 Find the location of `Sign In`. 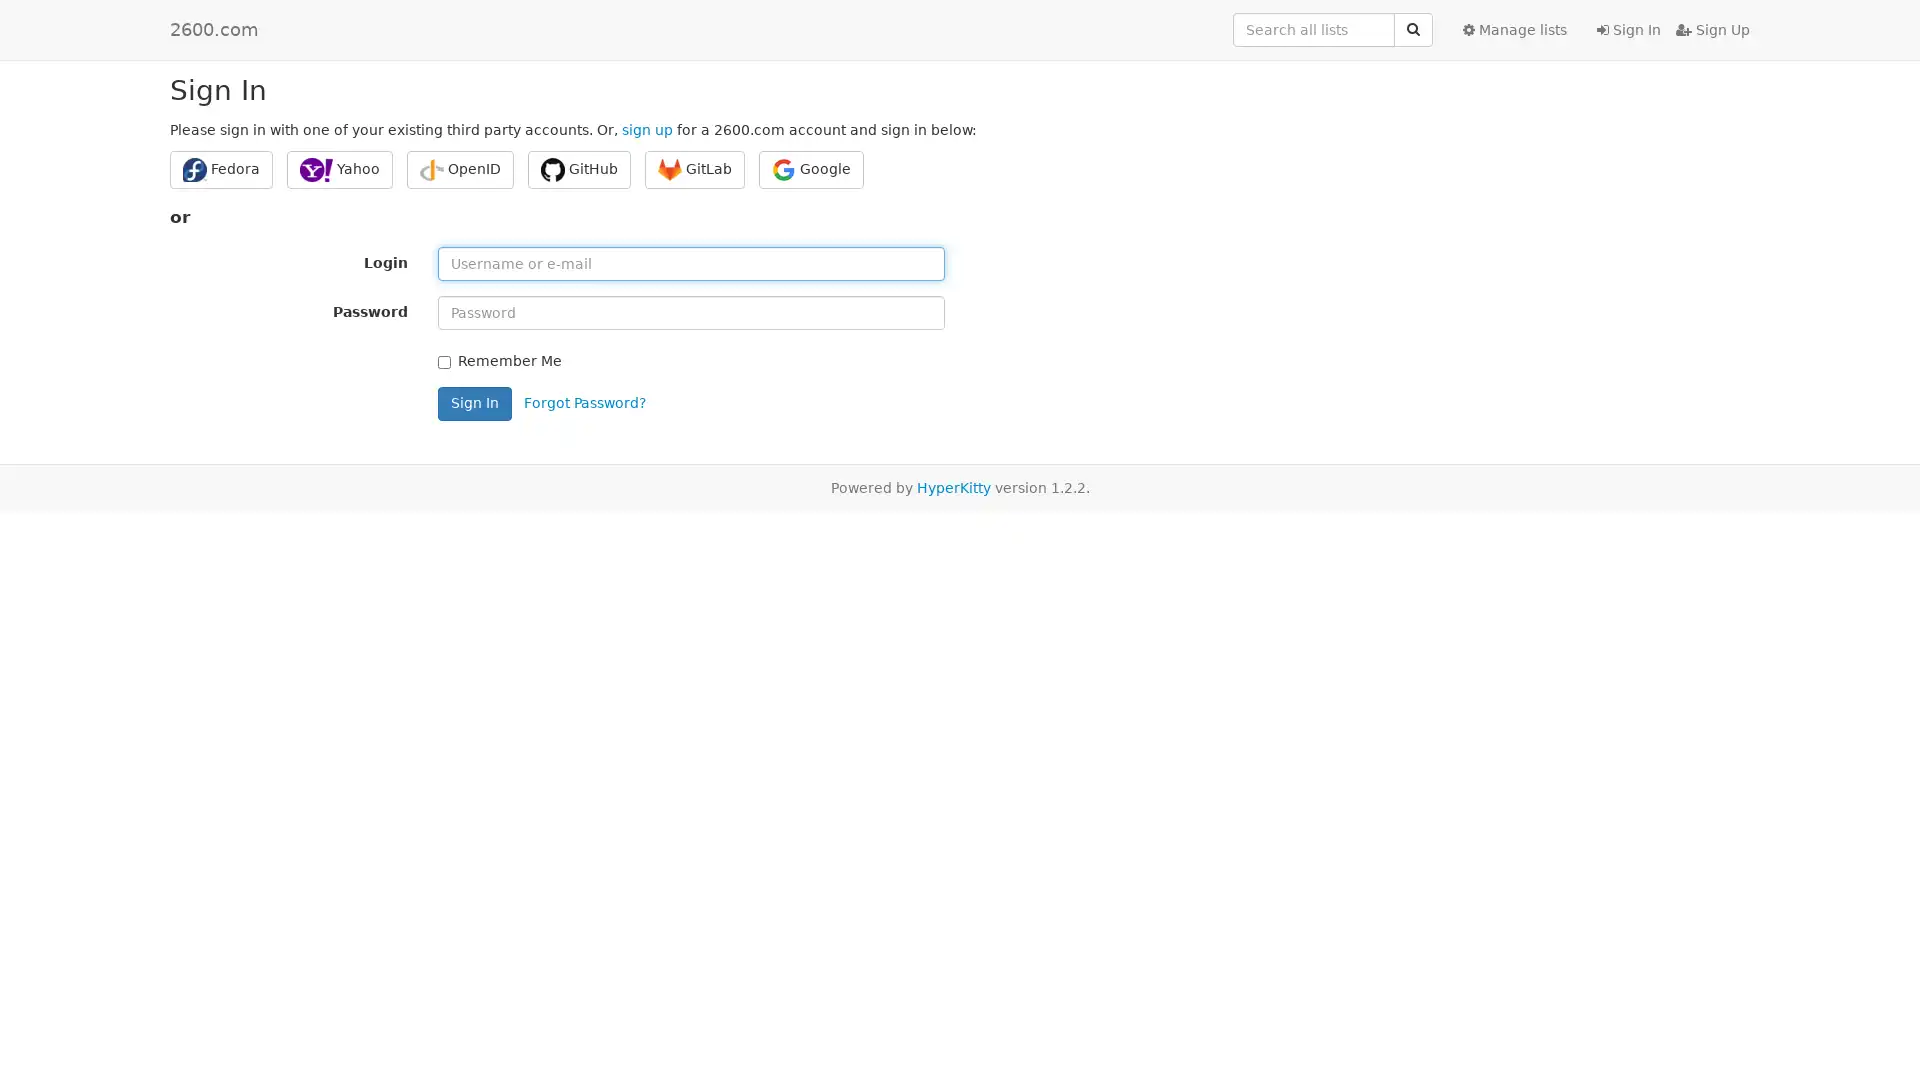

Sign In is located at coordinates (474, 402).